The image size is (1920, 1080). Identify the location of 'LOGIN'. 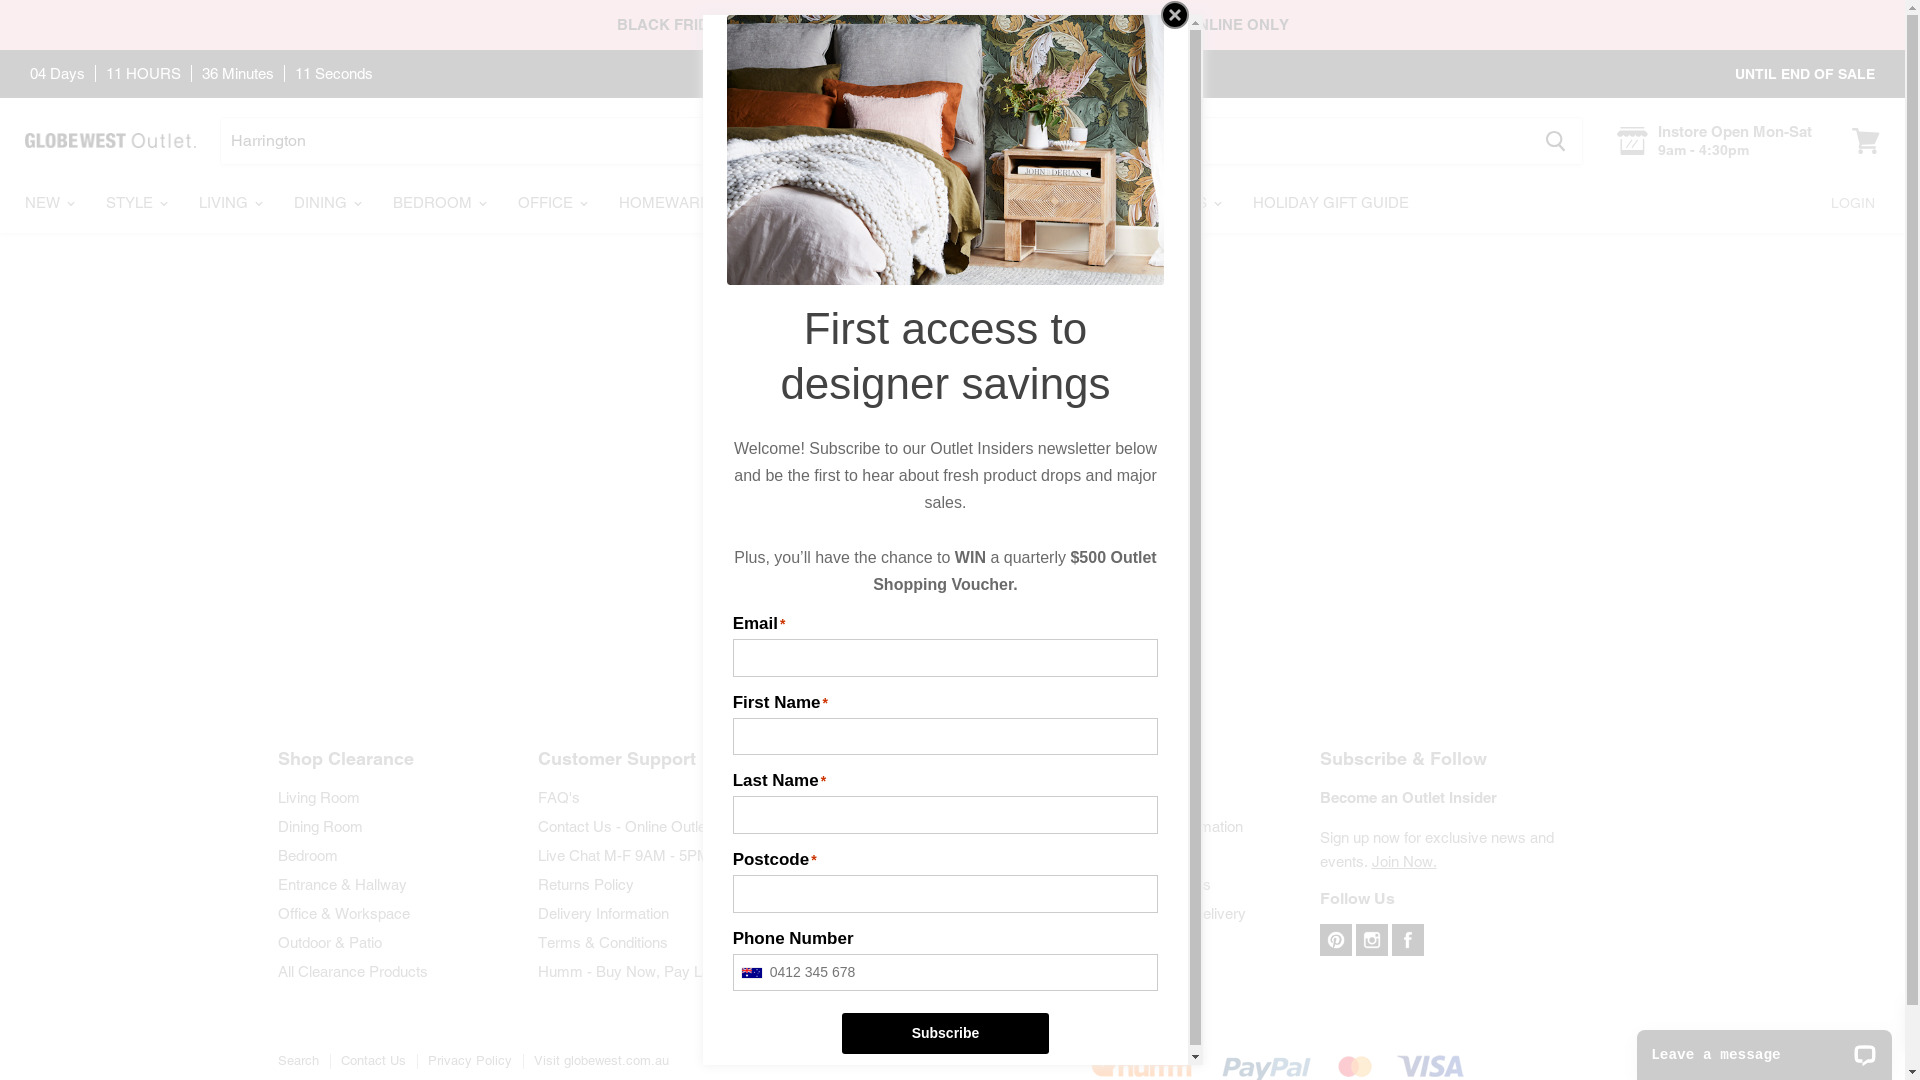
(1819, 203).